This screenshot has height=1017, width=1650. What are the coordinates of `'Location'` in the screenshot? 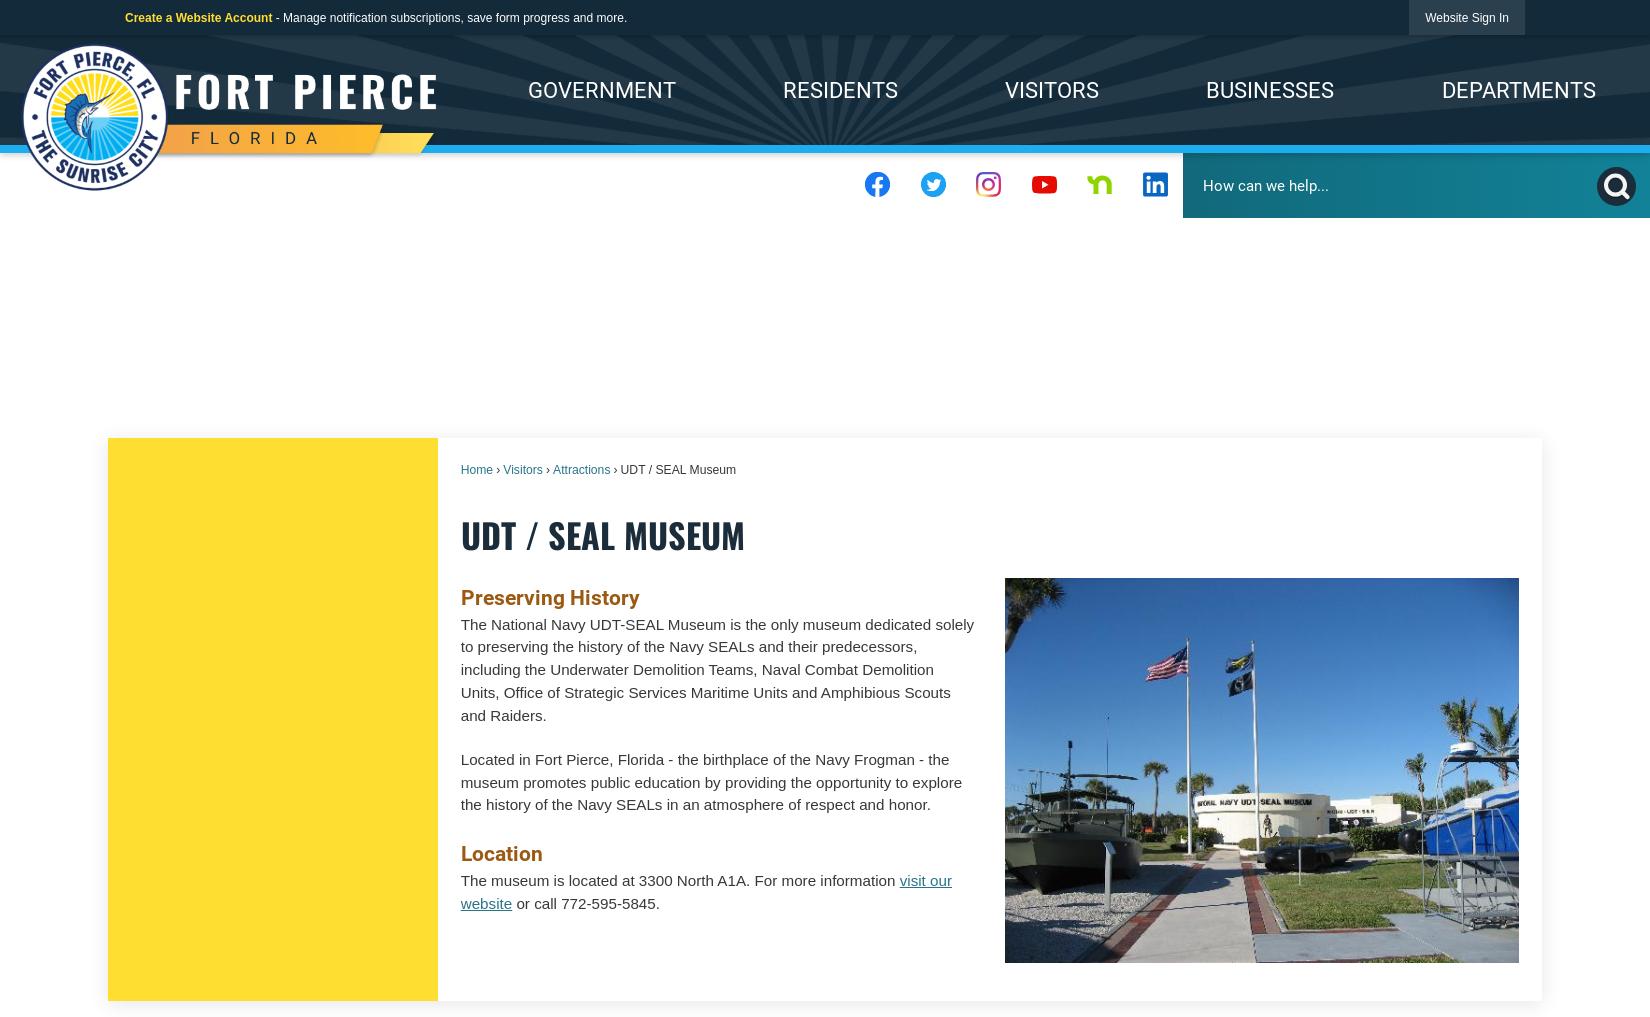 It's located at (459, 853).